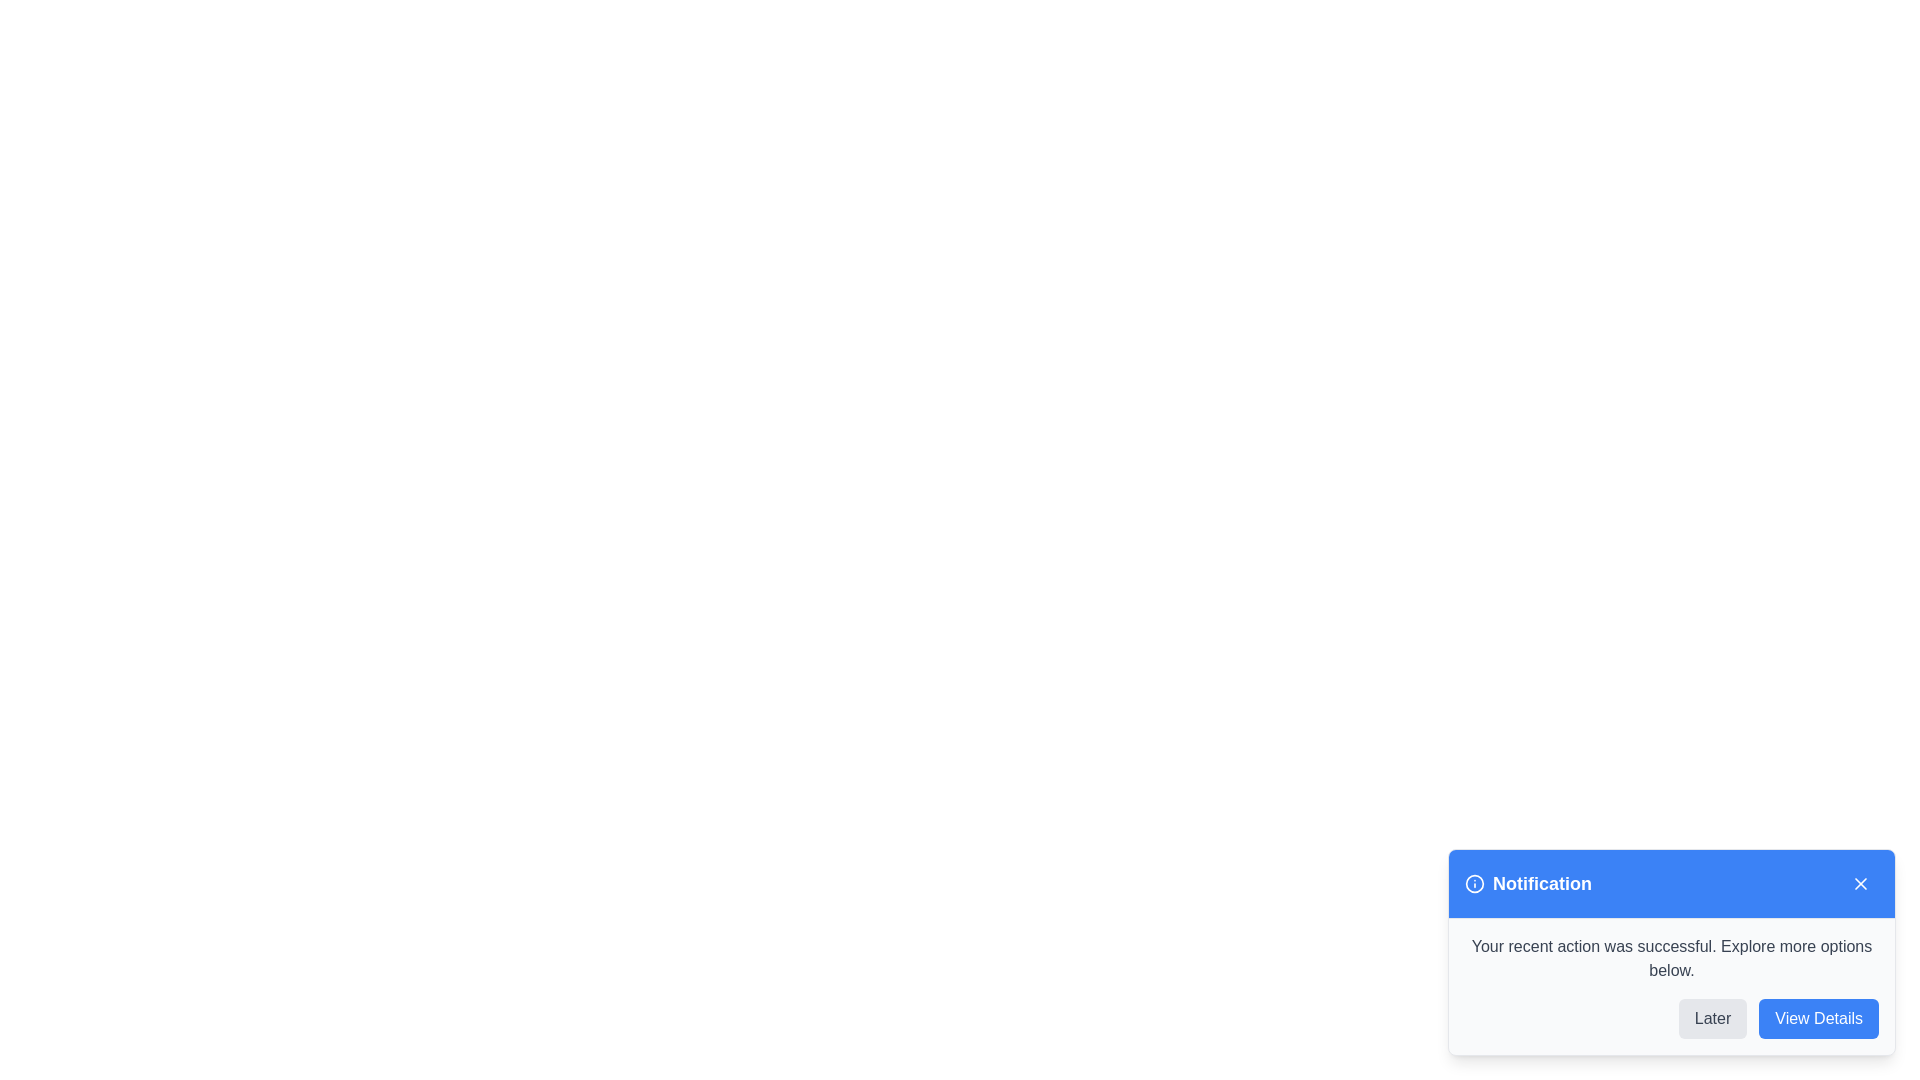 The height and width of the screenshot is (1080, 1920). I want to click on the circular outline graphic element within the notification icon, located on the left part of the notification bar's header section, so click(1474, 882).